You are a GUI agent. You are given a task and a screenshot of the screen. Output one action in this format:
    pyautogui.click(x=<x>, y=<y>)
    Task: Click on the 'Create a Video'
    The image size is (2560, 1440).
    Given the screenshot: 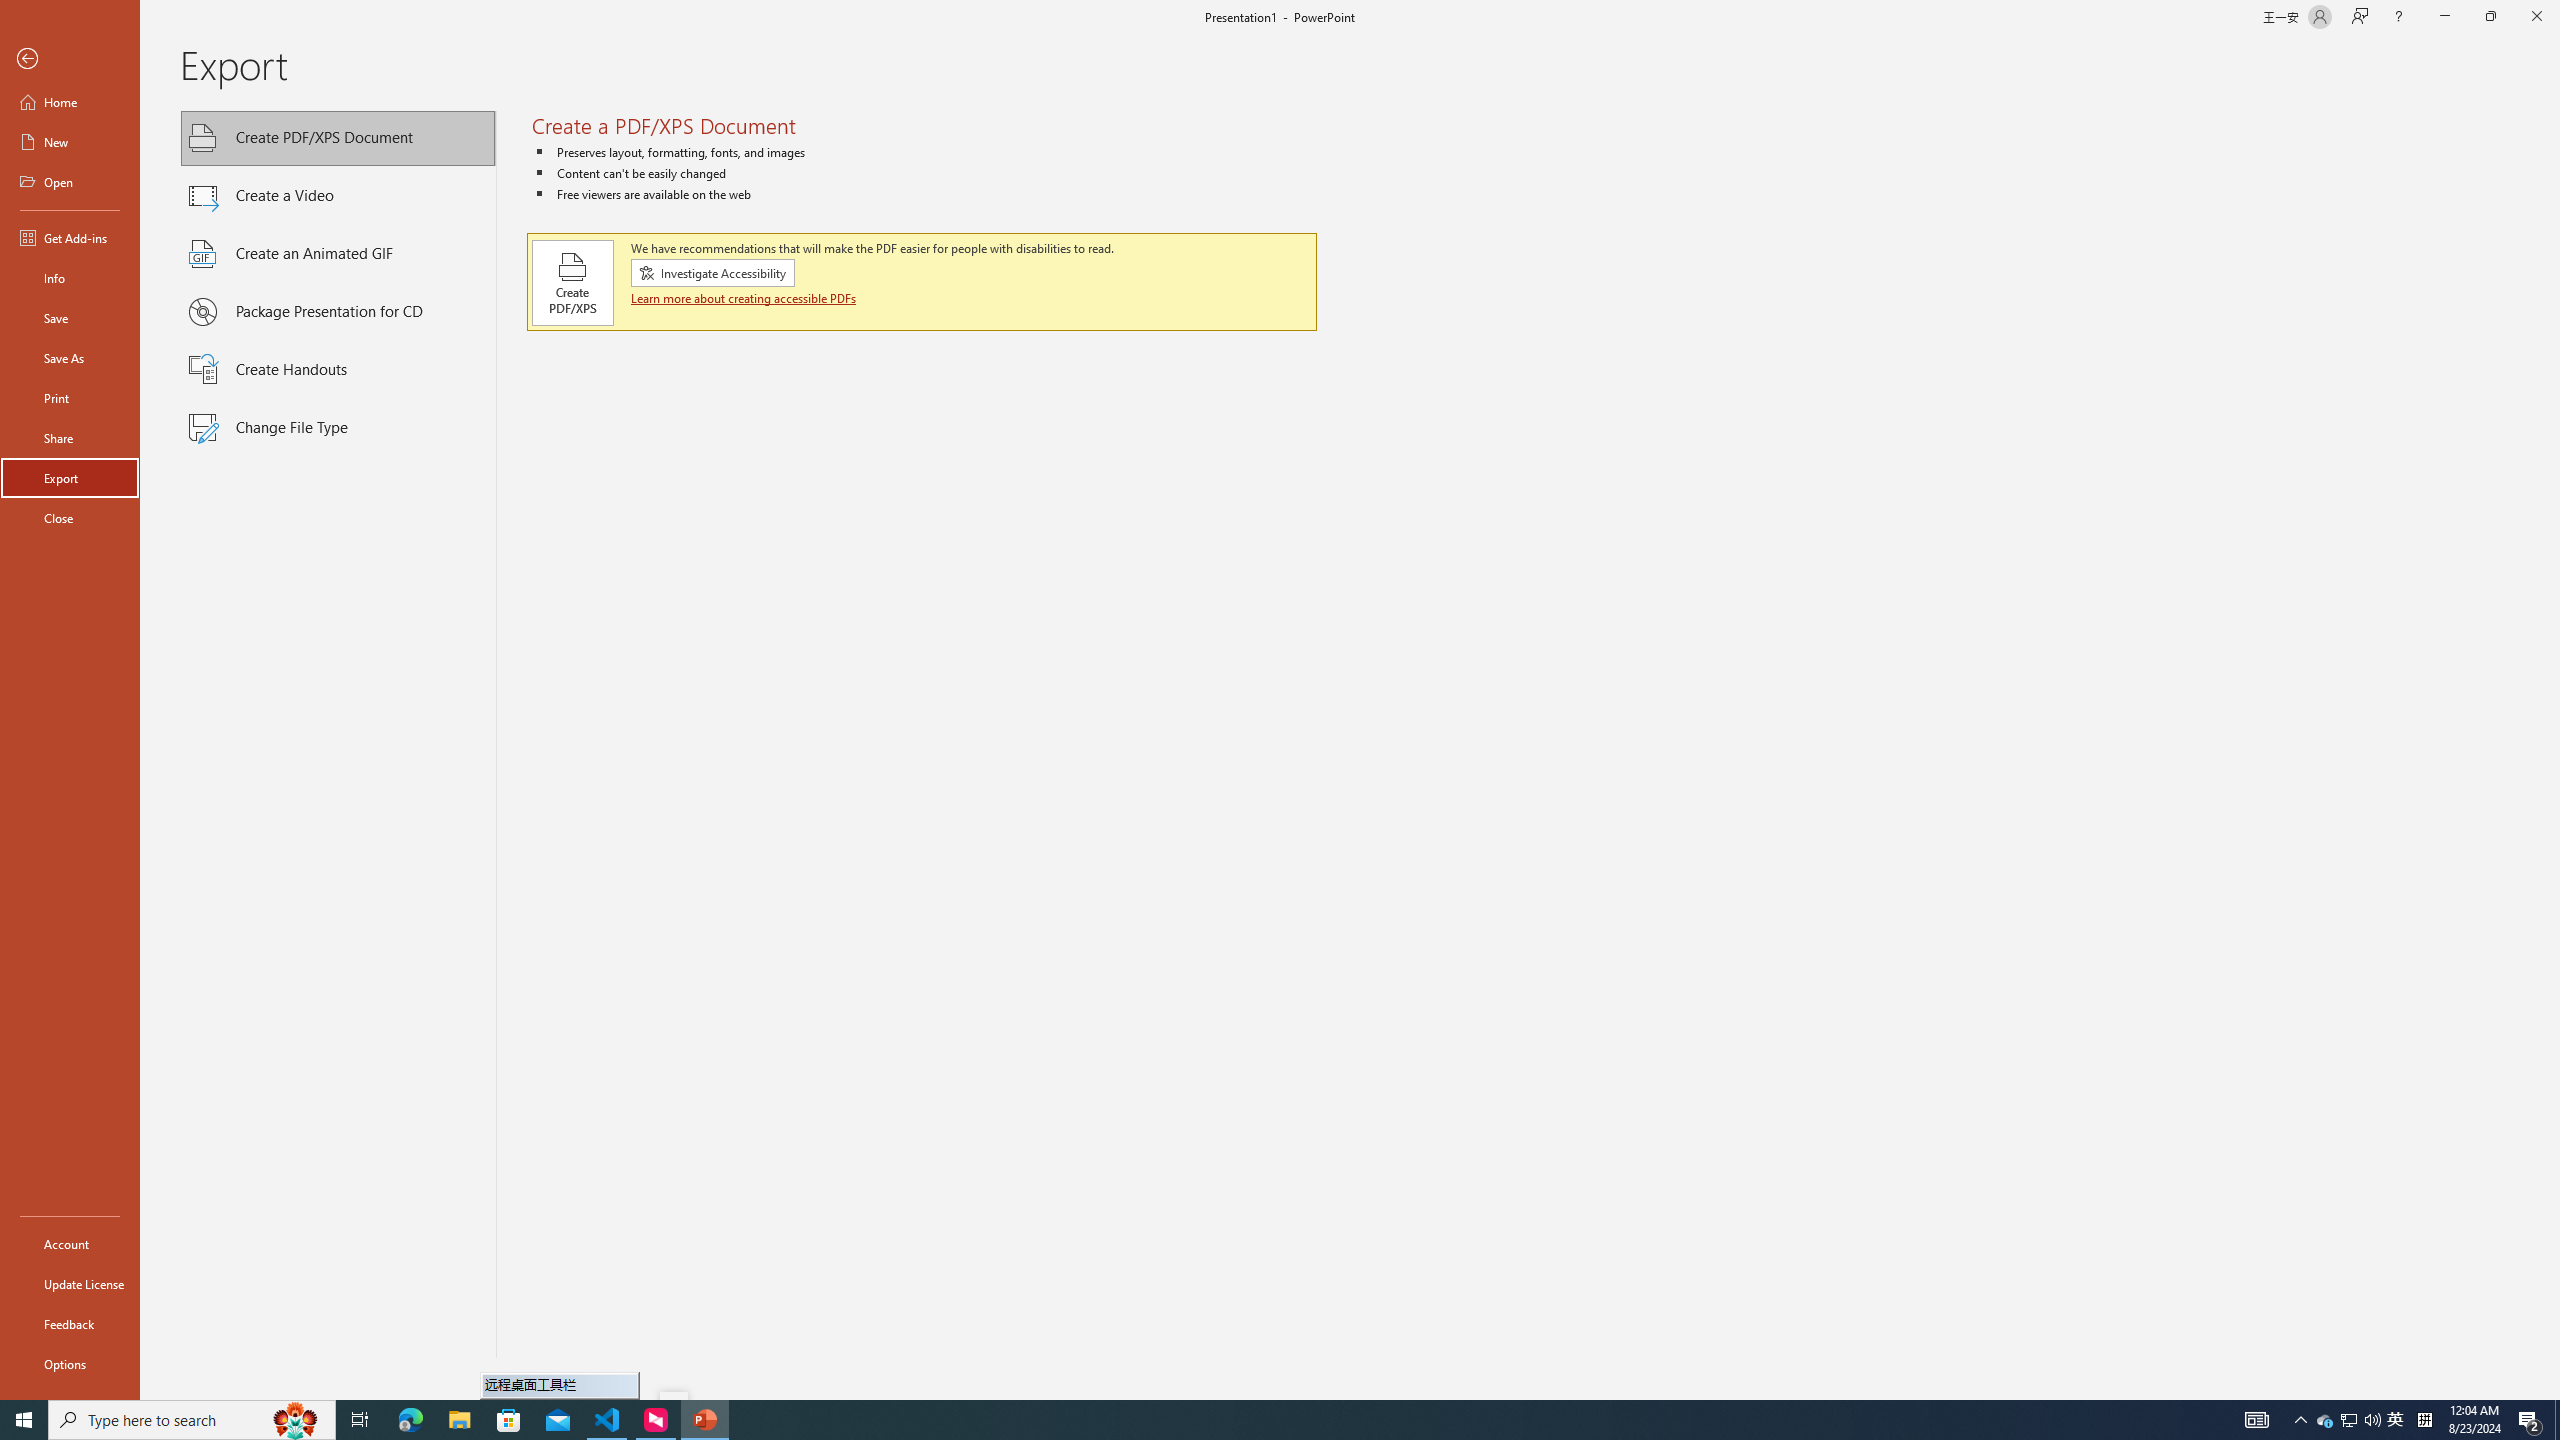 What is the action you would take?
    pyautogui.click(x=338, y=195)
    